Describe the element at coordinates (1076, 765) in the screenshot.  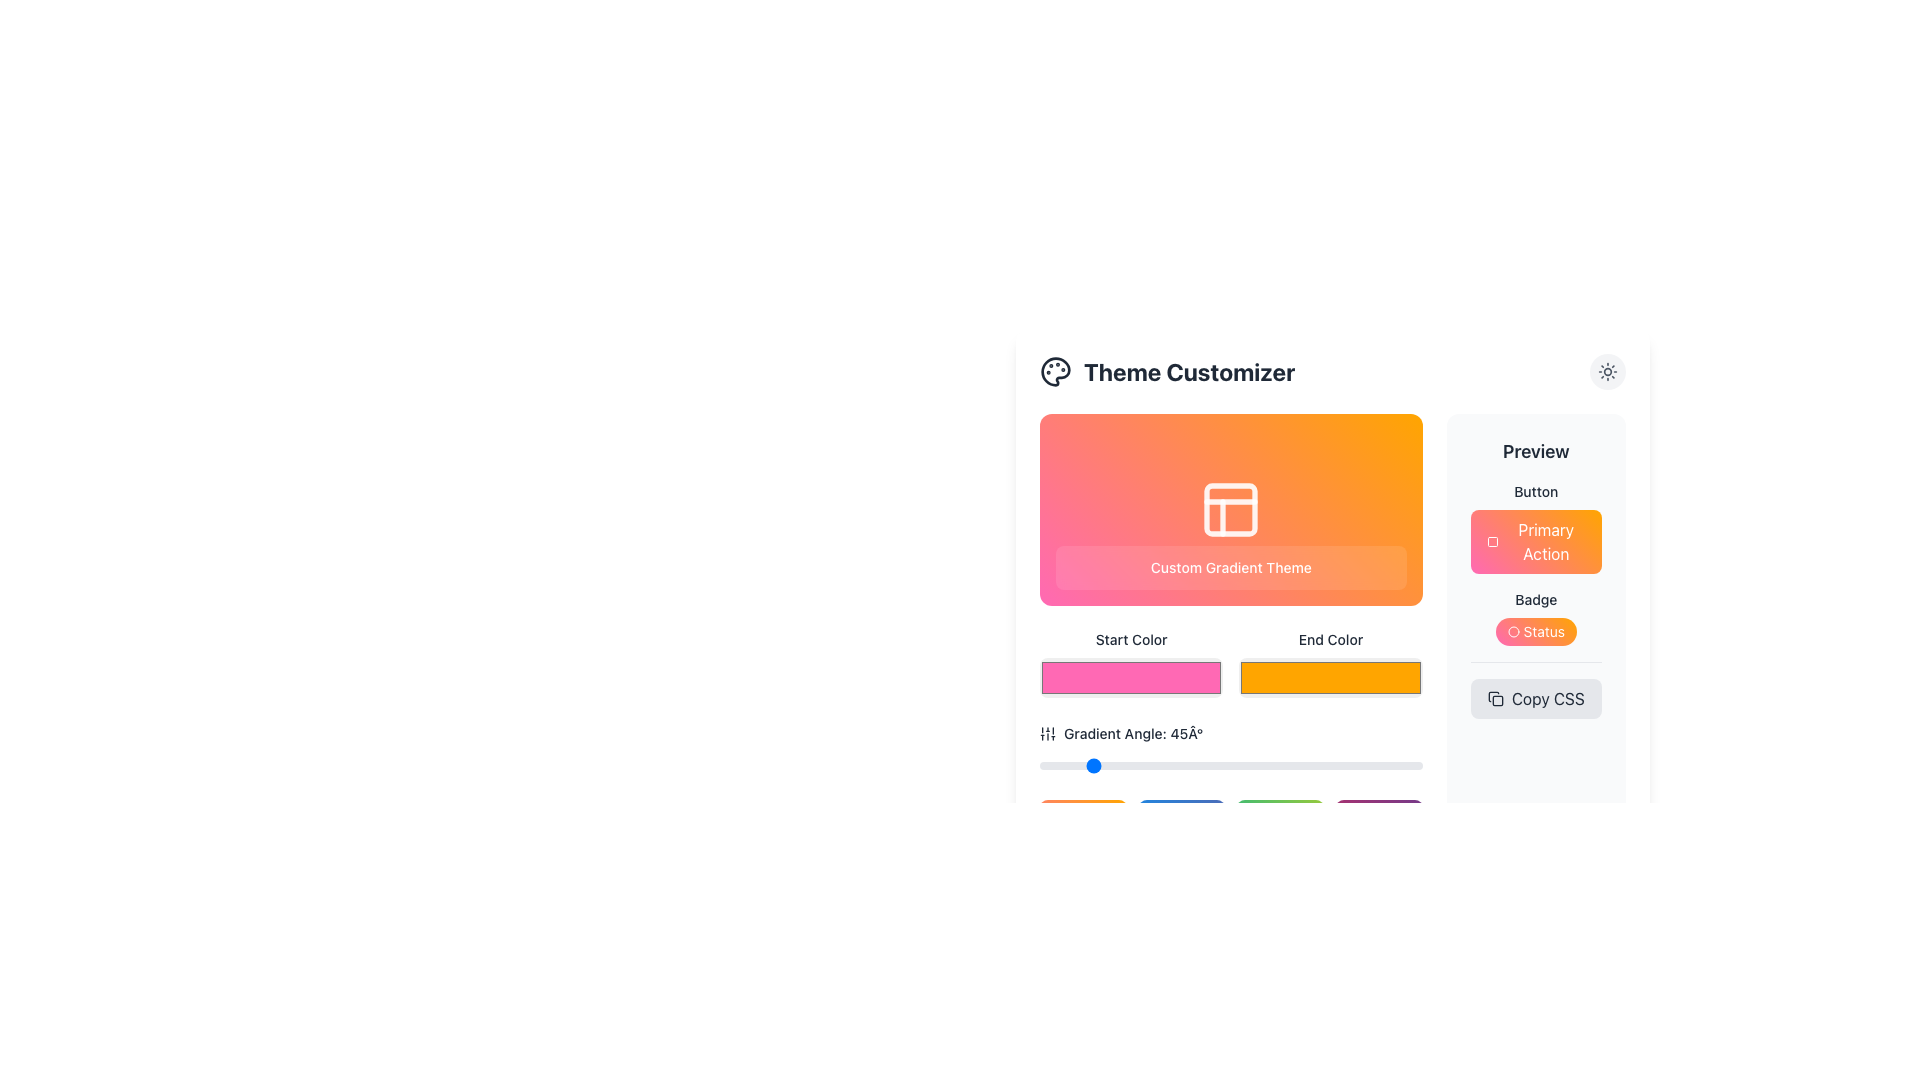
I see `the gradient angle` at that location.